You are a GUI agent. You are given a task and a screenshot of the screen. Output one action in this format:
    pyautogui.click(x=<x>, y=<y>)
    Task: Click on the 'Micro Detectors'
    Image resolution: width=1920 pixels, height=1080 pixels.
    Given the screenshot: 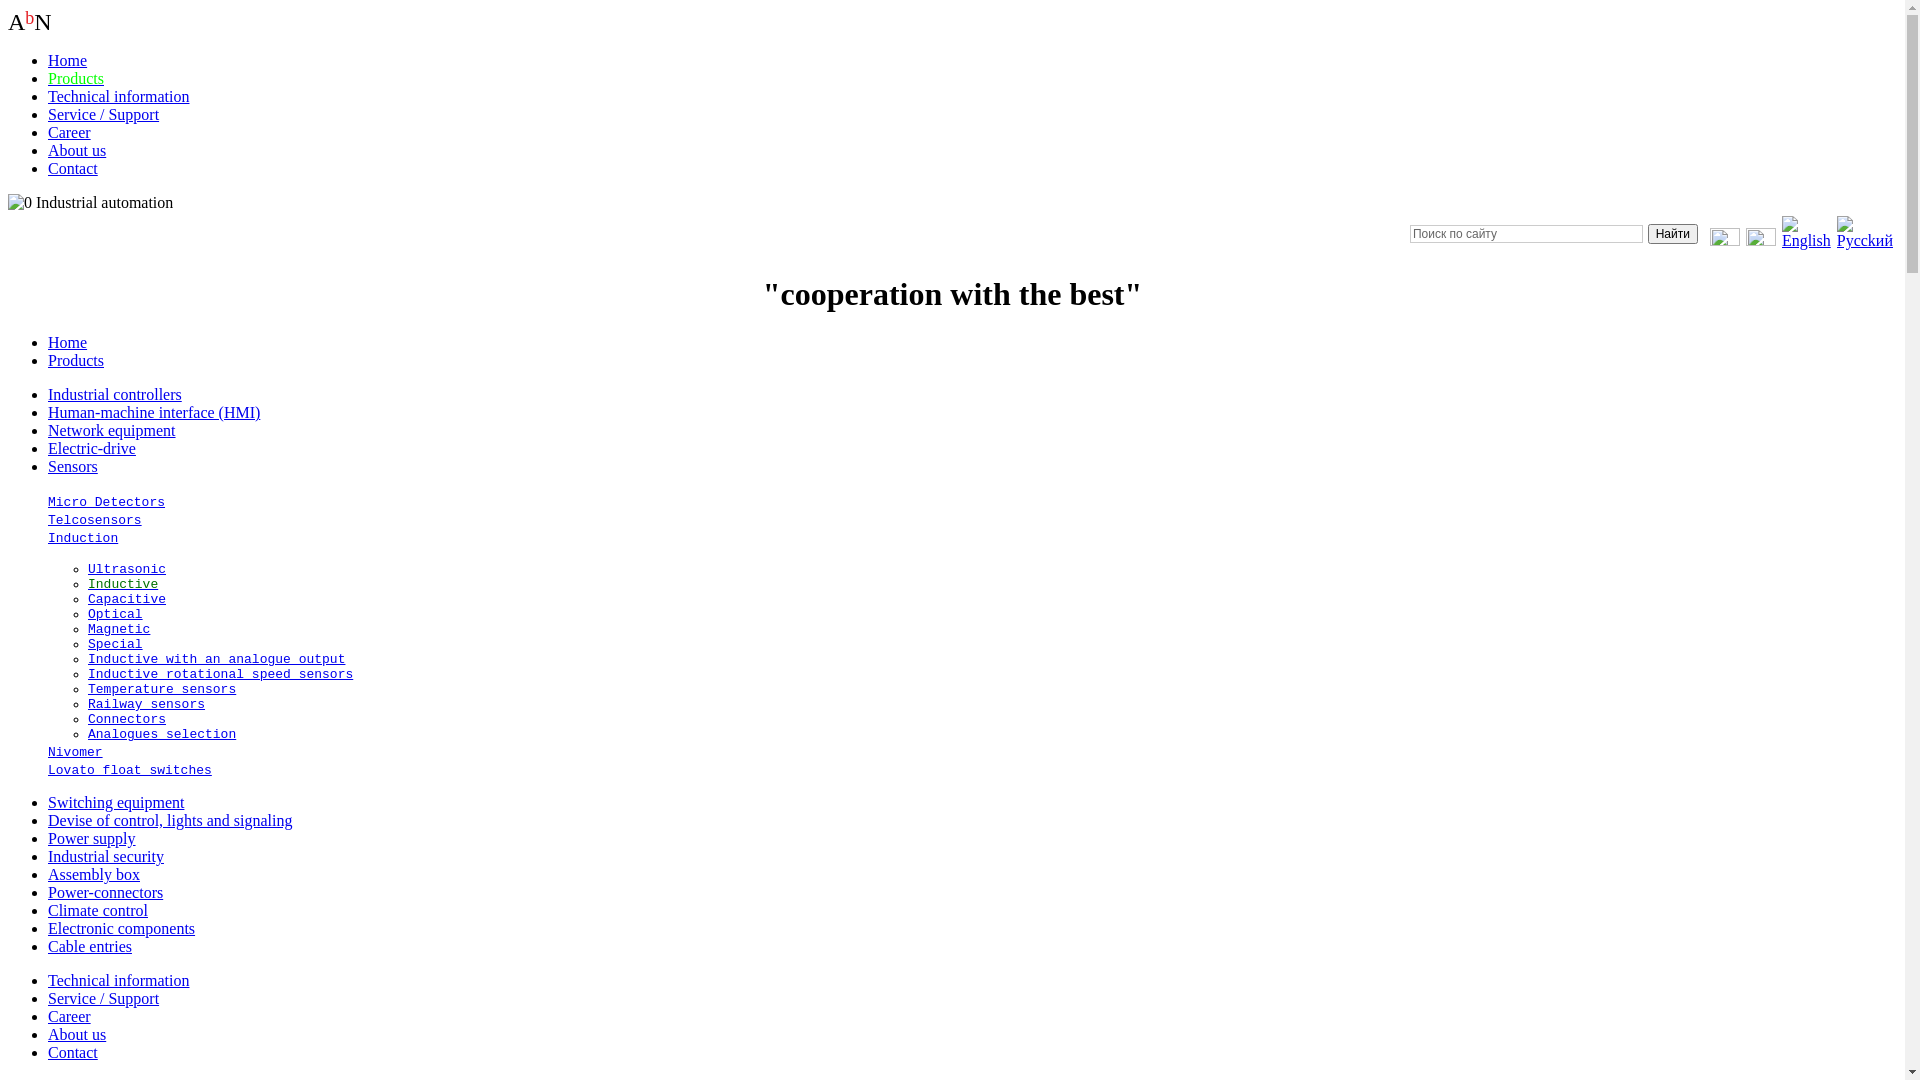 What is the action you would take?
    pyautogui.click(x=105, y=501)
    